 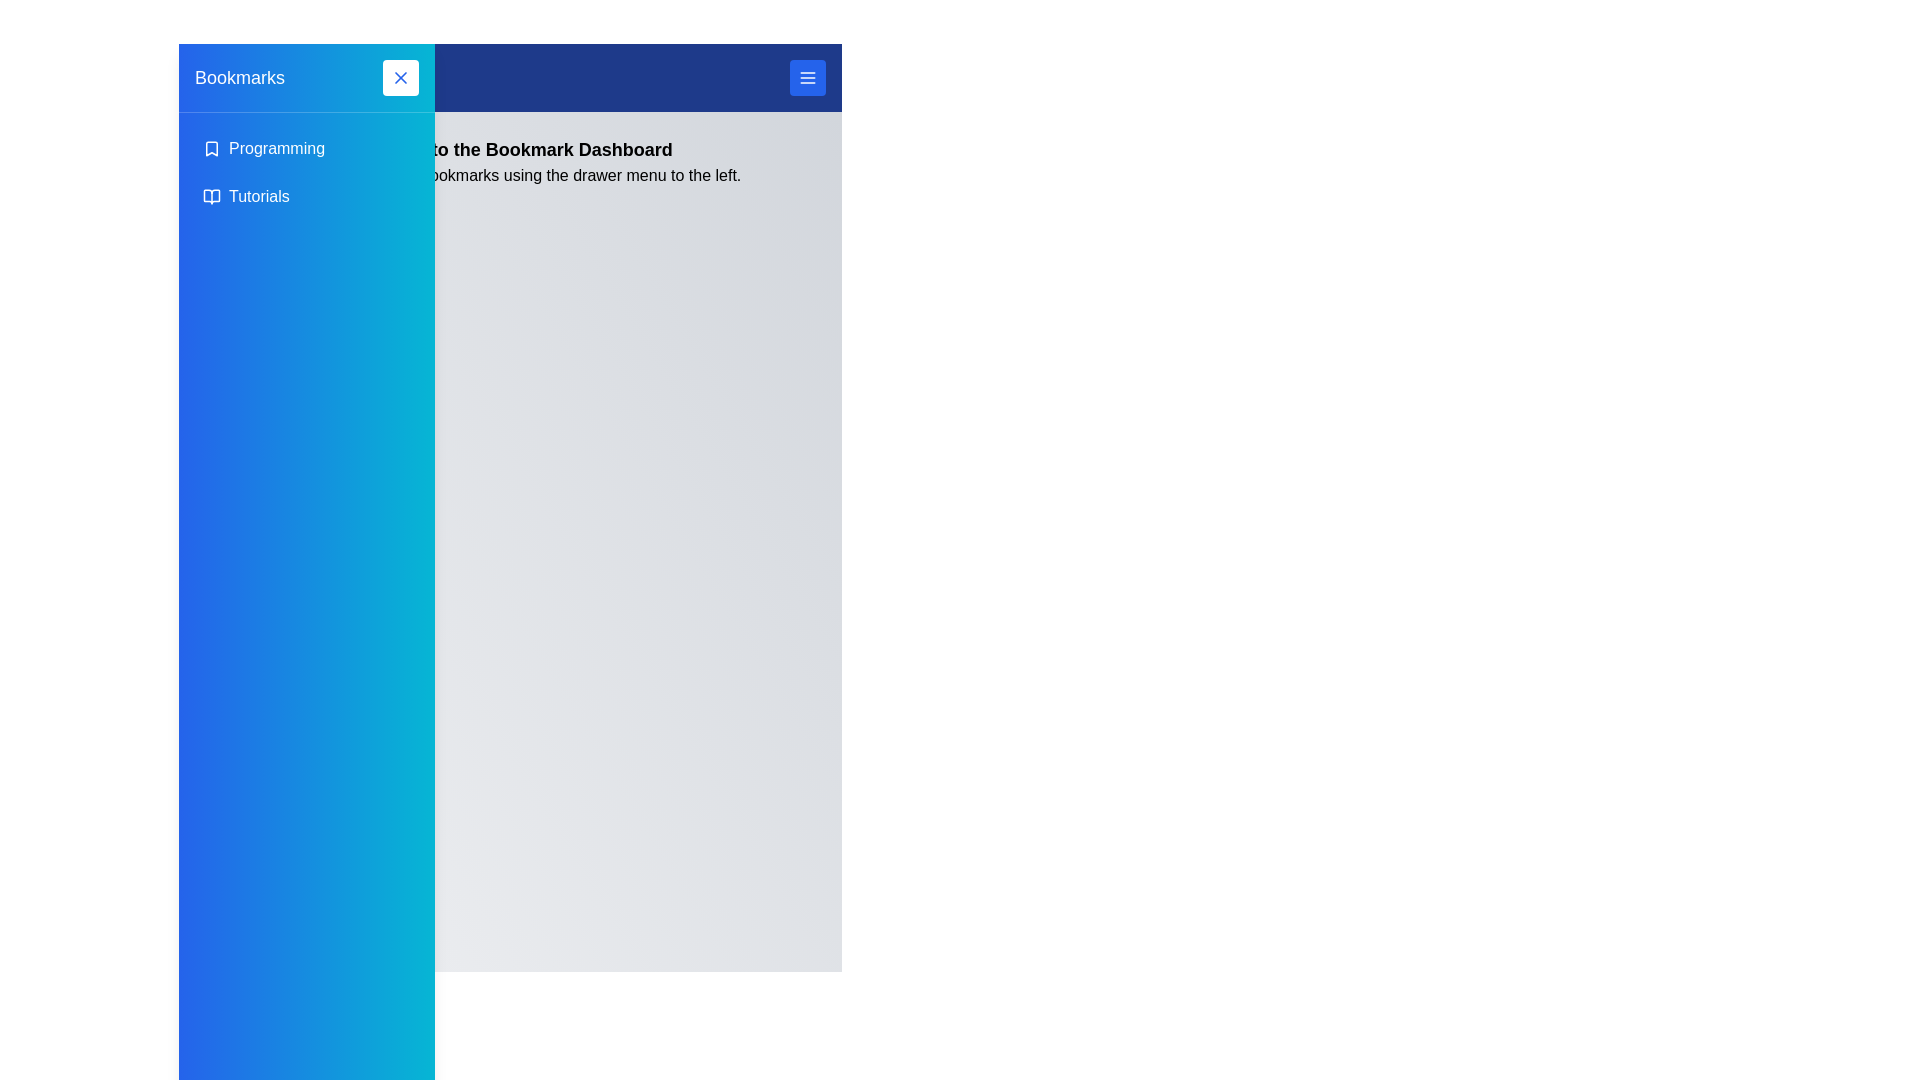 I want to click on the text label displaying 'Welcome to the Bookmark Dashboard', which is positioned at the top of the main content panel, to the right of the sidebar menu, so click(x=510, y=149).